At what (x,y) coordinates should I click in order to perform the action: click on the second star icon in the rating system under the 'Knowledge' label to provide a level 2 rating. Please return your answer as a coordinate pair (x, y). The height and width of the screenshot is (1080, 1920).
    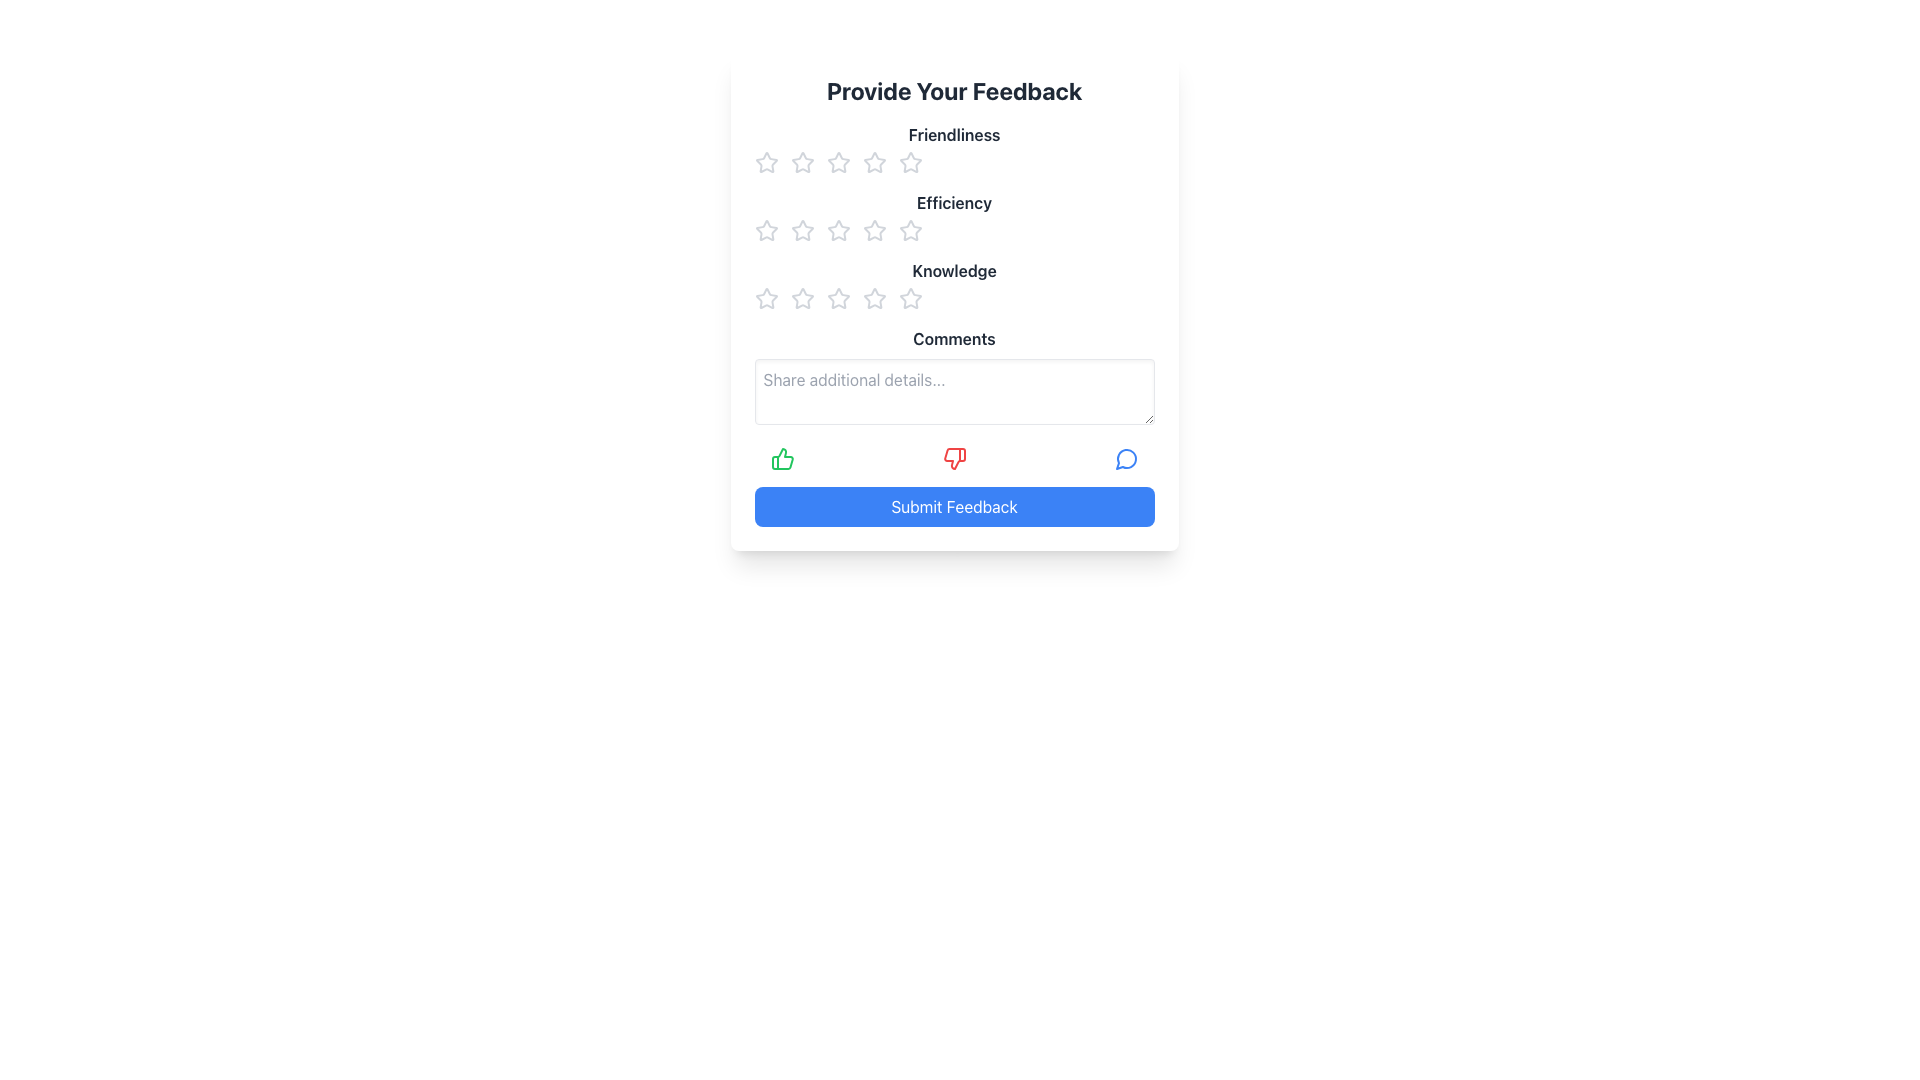
    Looking at the image, I should click on (765, 297).